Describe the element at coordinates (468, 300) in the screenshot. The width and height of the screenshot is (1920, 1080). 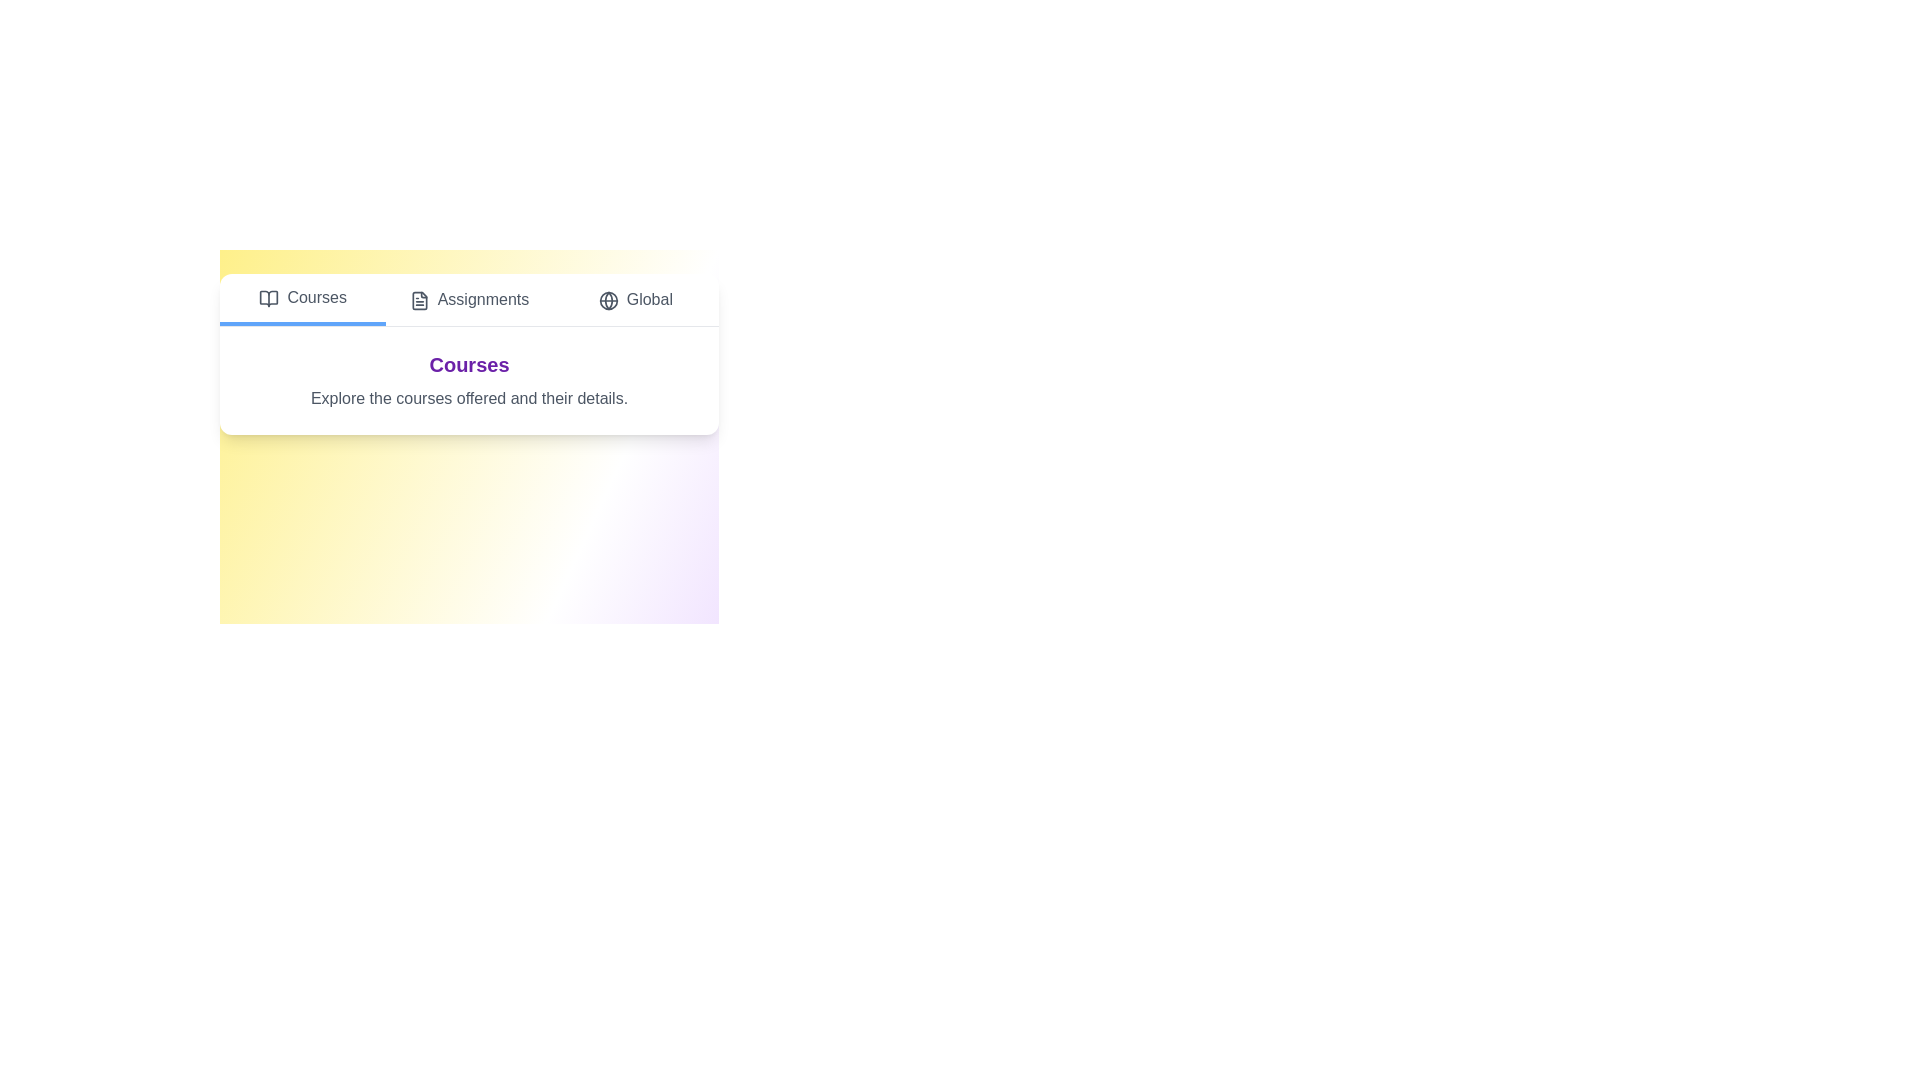
I see `the Assignments tab by clicking on its button` at that location.